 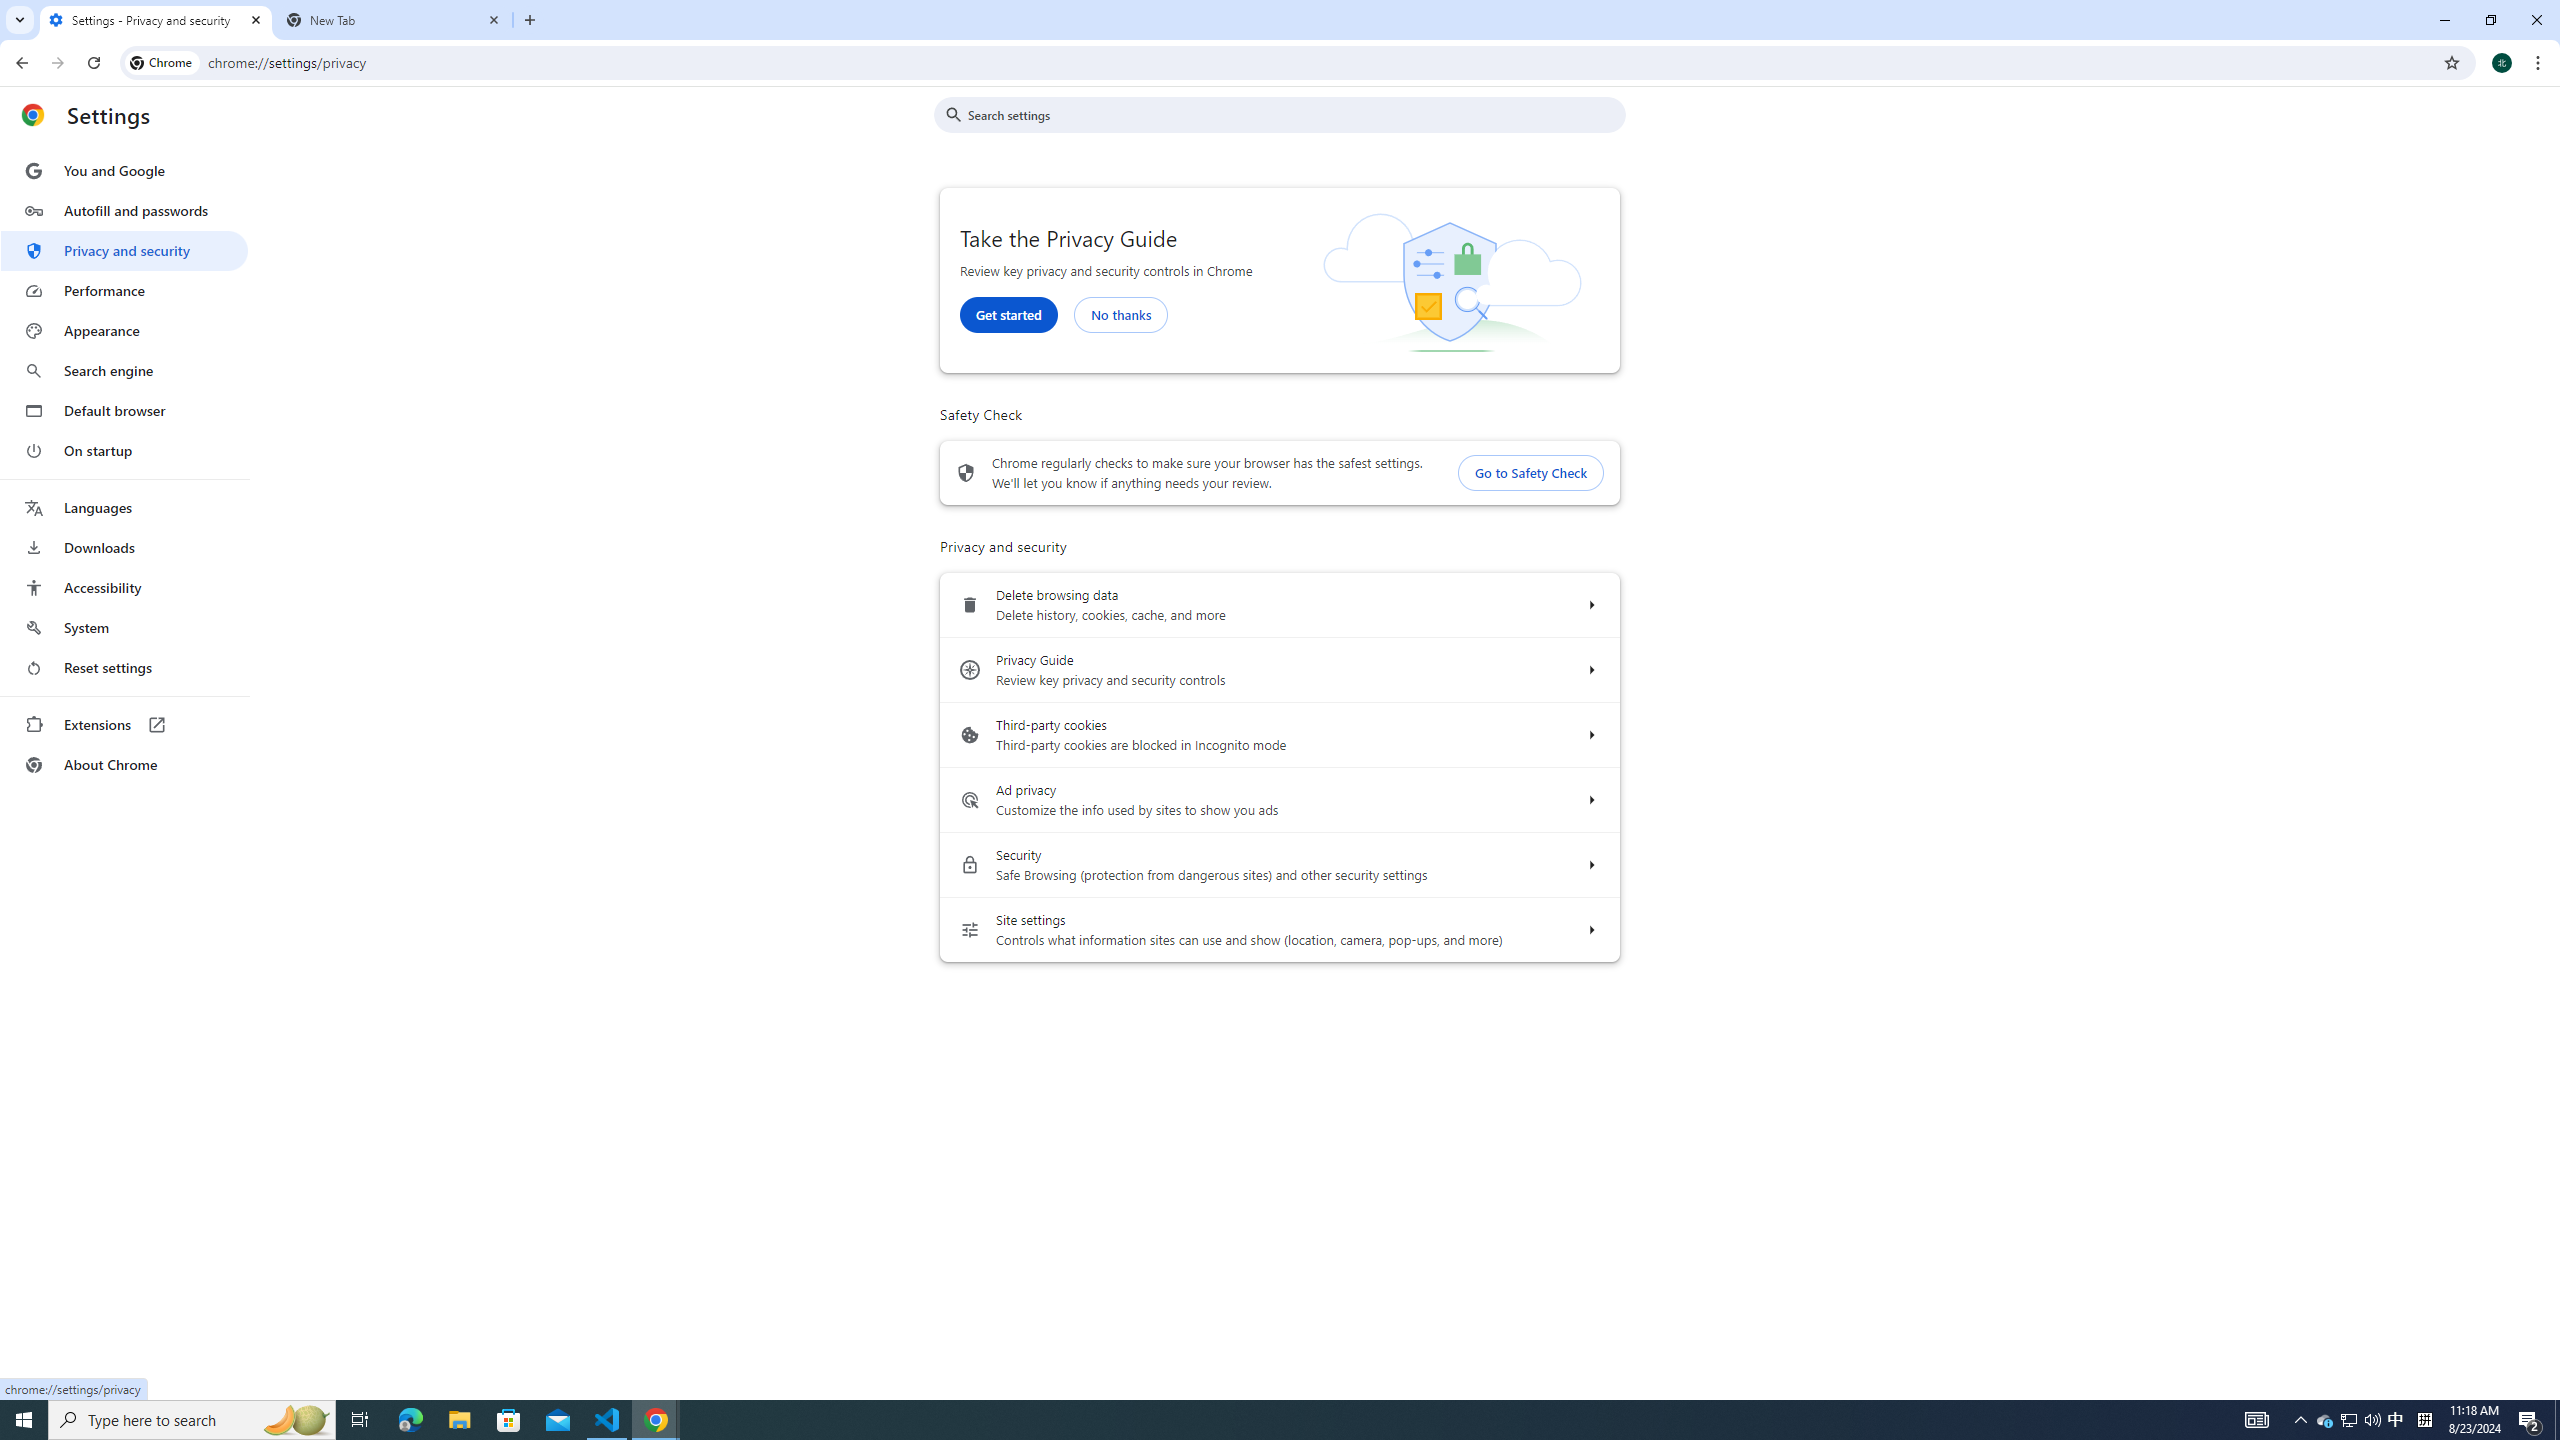 What do you see at coordinates (155, 19) in the screenshot?
I see `'Settings - Privacy and security'` at bounding box center [155, 19].